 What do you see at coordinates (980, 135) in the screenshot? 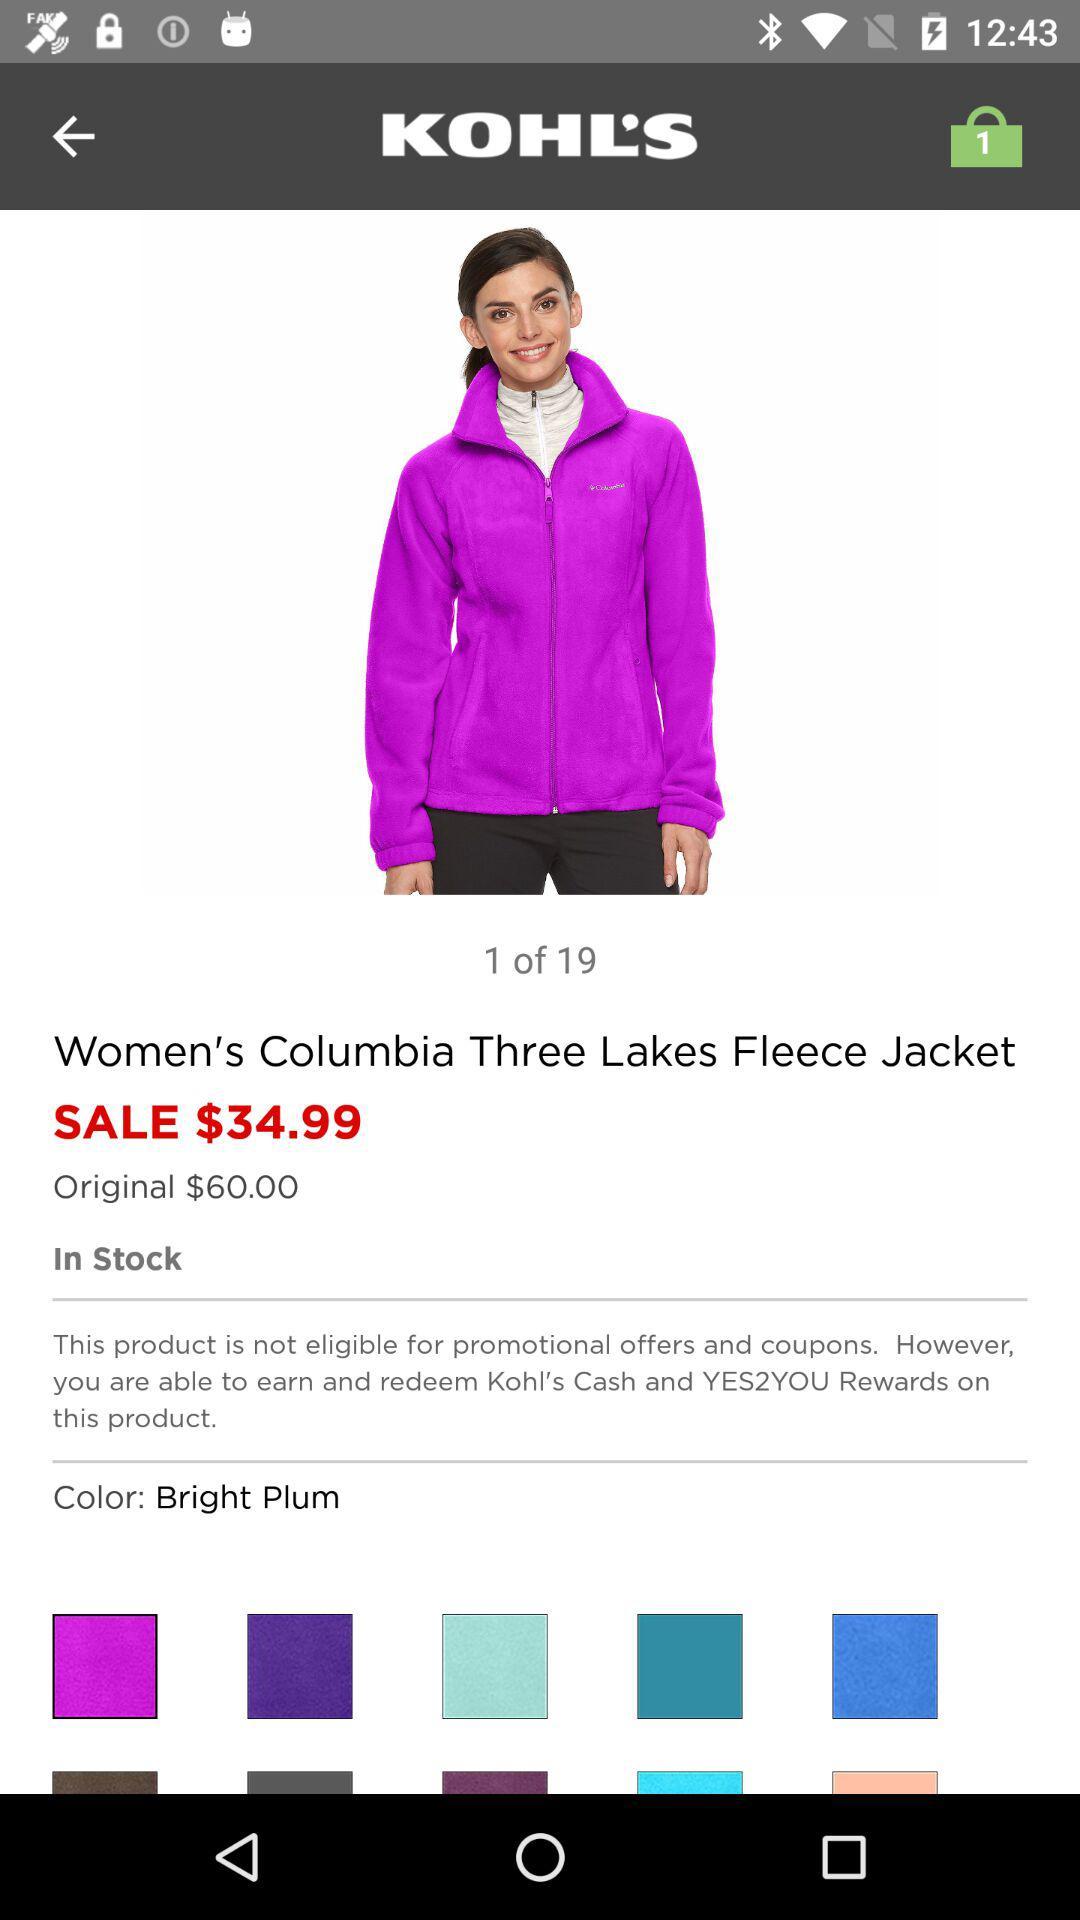
I see `basket` at bounding box center [980, 135].